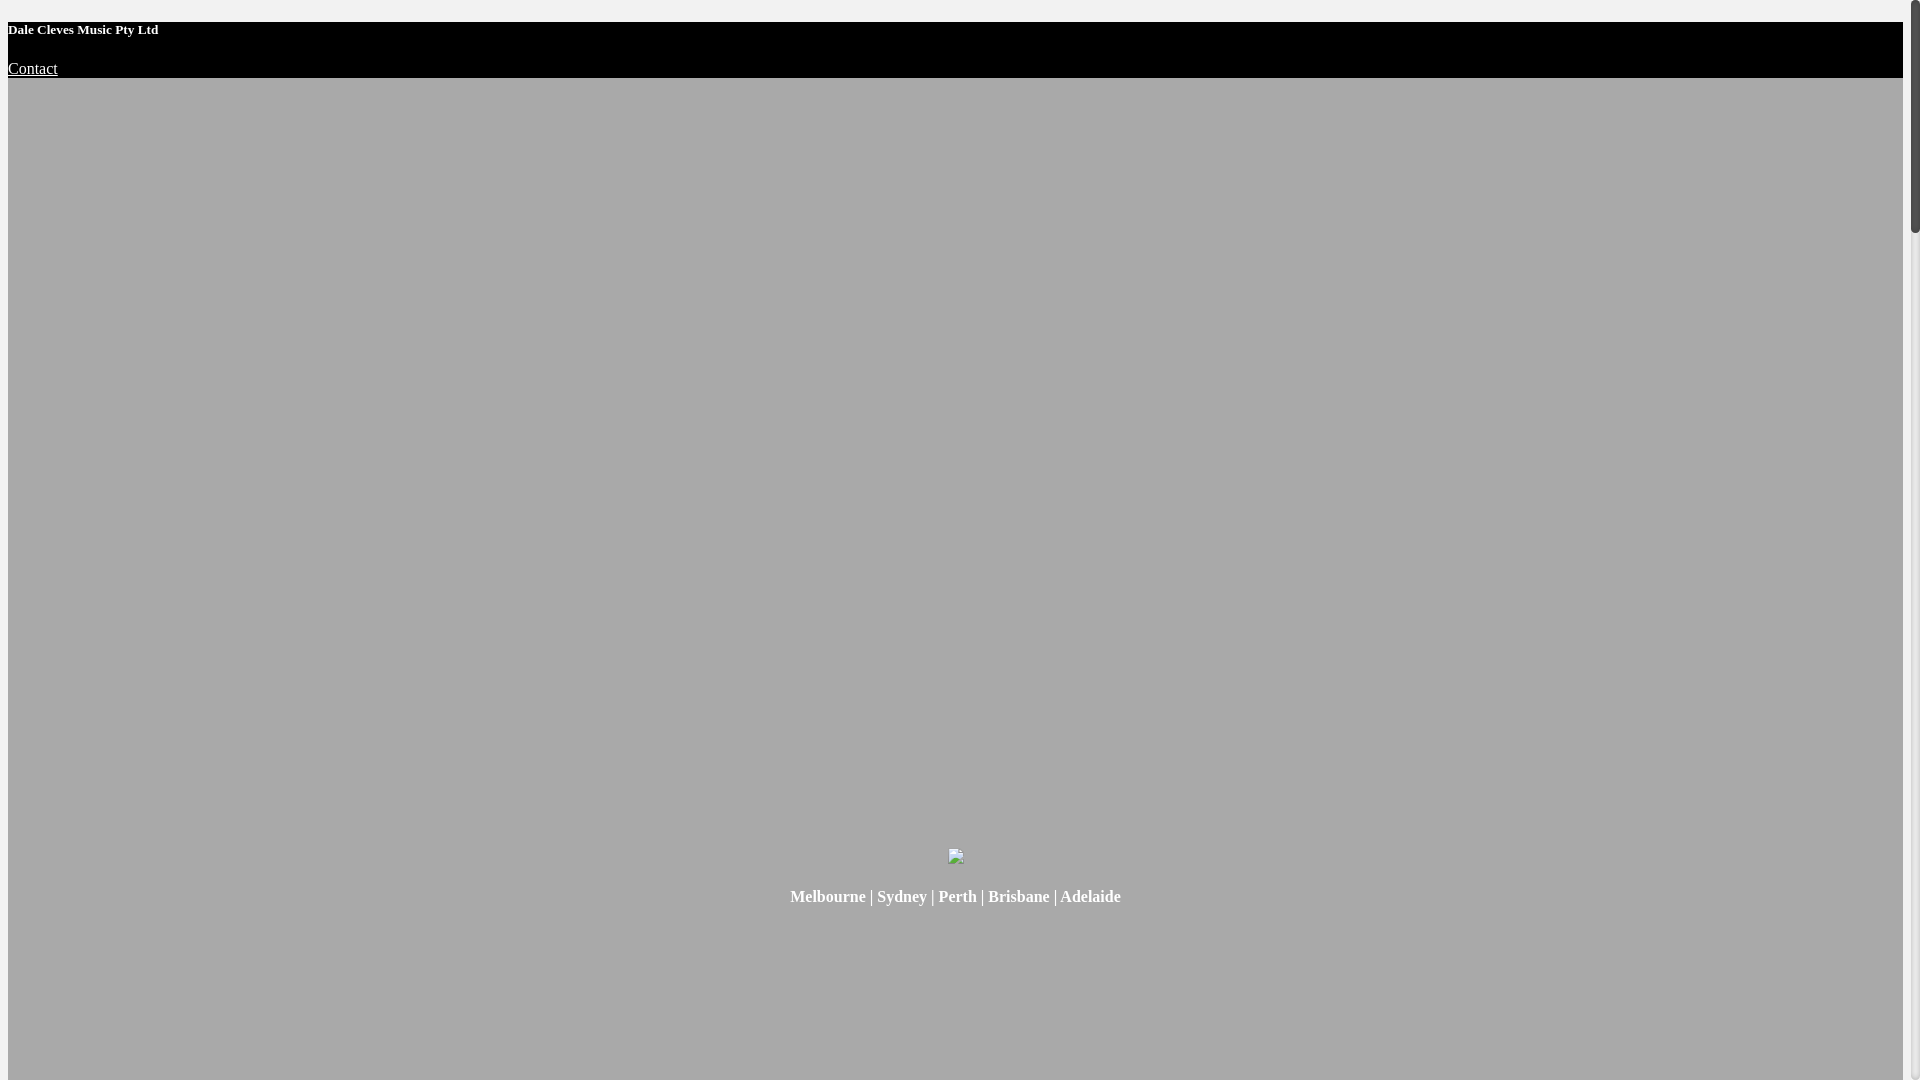 This screenshot has height=1080, width=1920. Describe the element at coordinates (33, 67) in the screenshot. I see `'Contact'` at that location.